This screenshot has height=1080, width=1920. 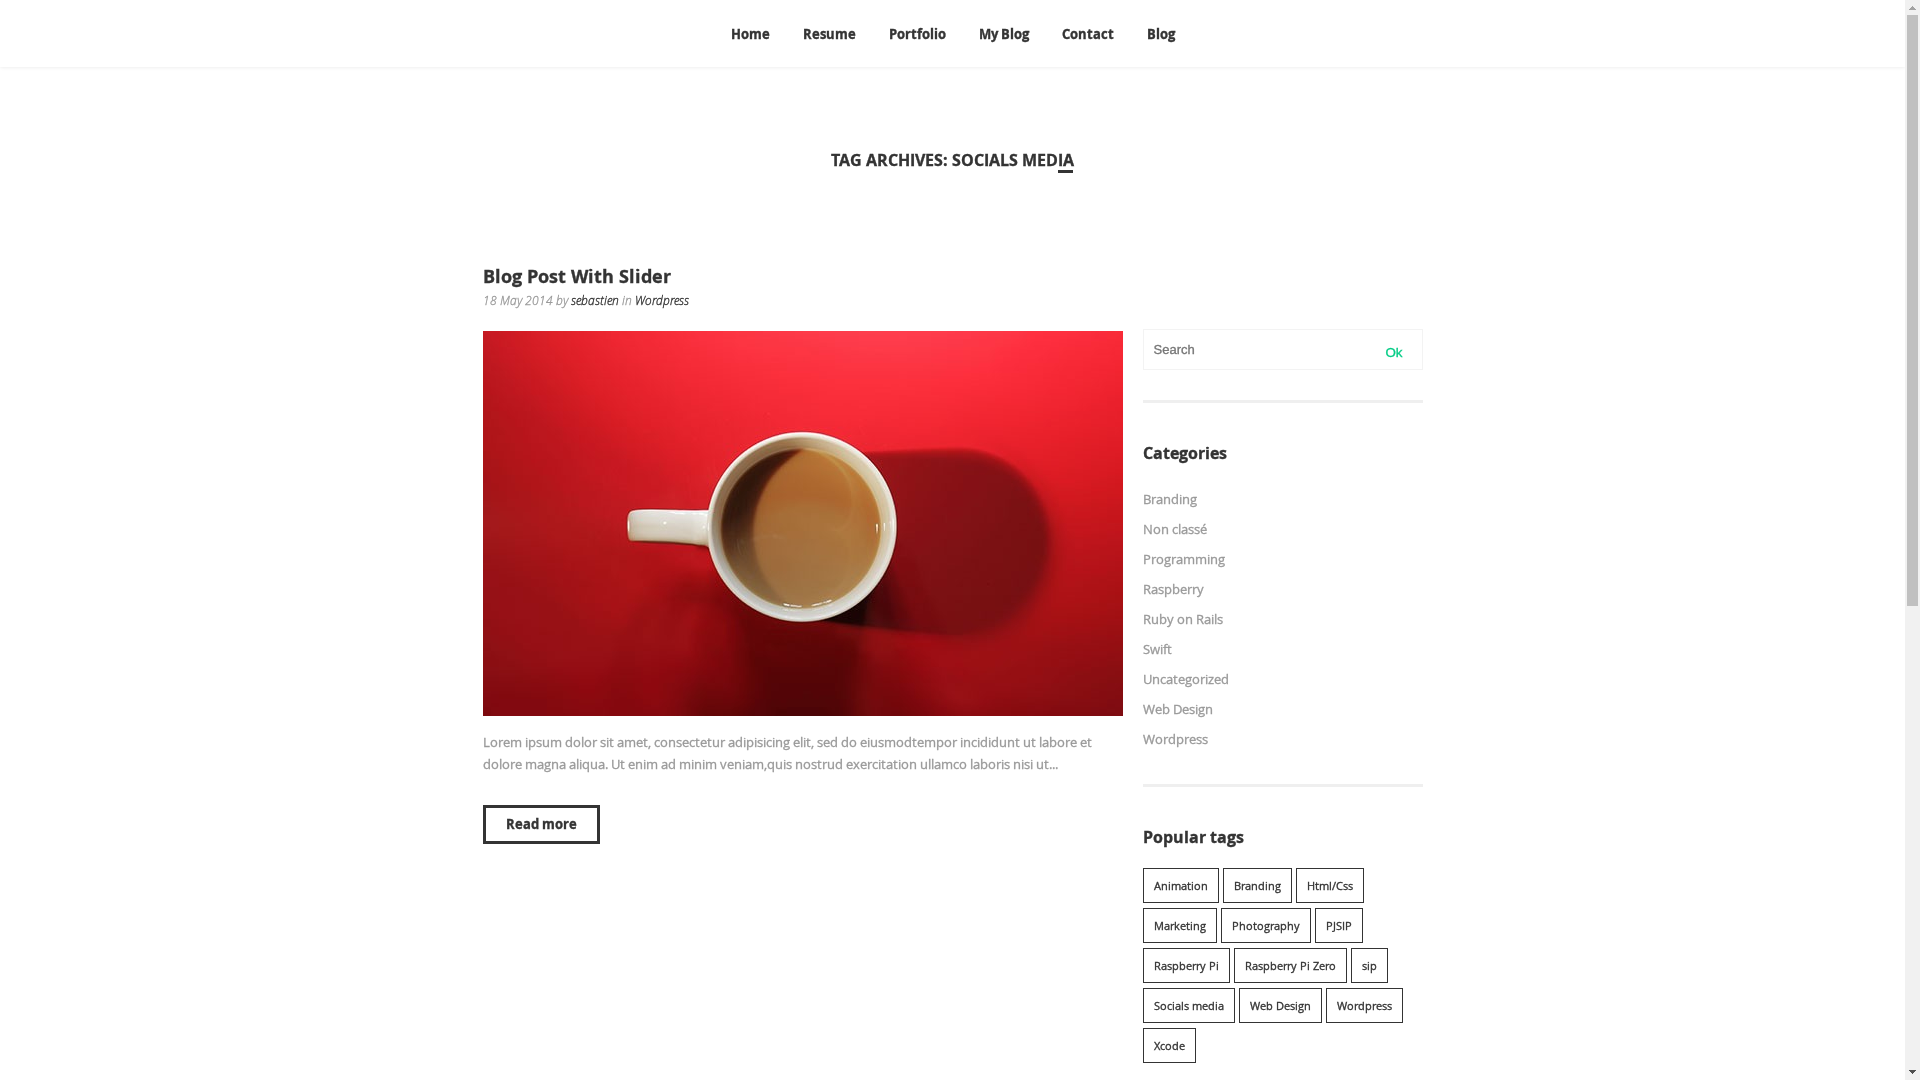 What do you see at coordinates (1185, 677) in the screenshot?
I see `'Uncategorized'` at bounding box center [1185, 677].